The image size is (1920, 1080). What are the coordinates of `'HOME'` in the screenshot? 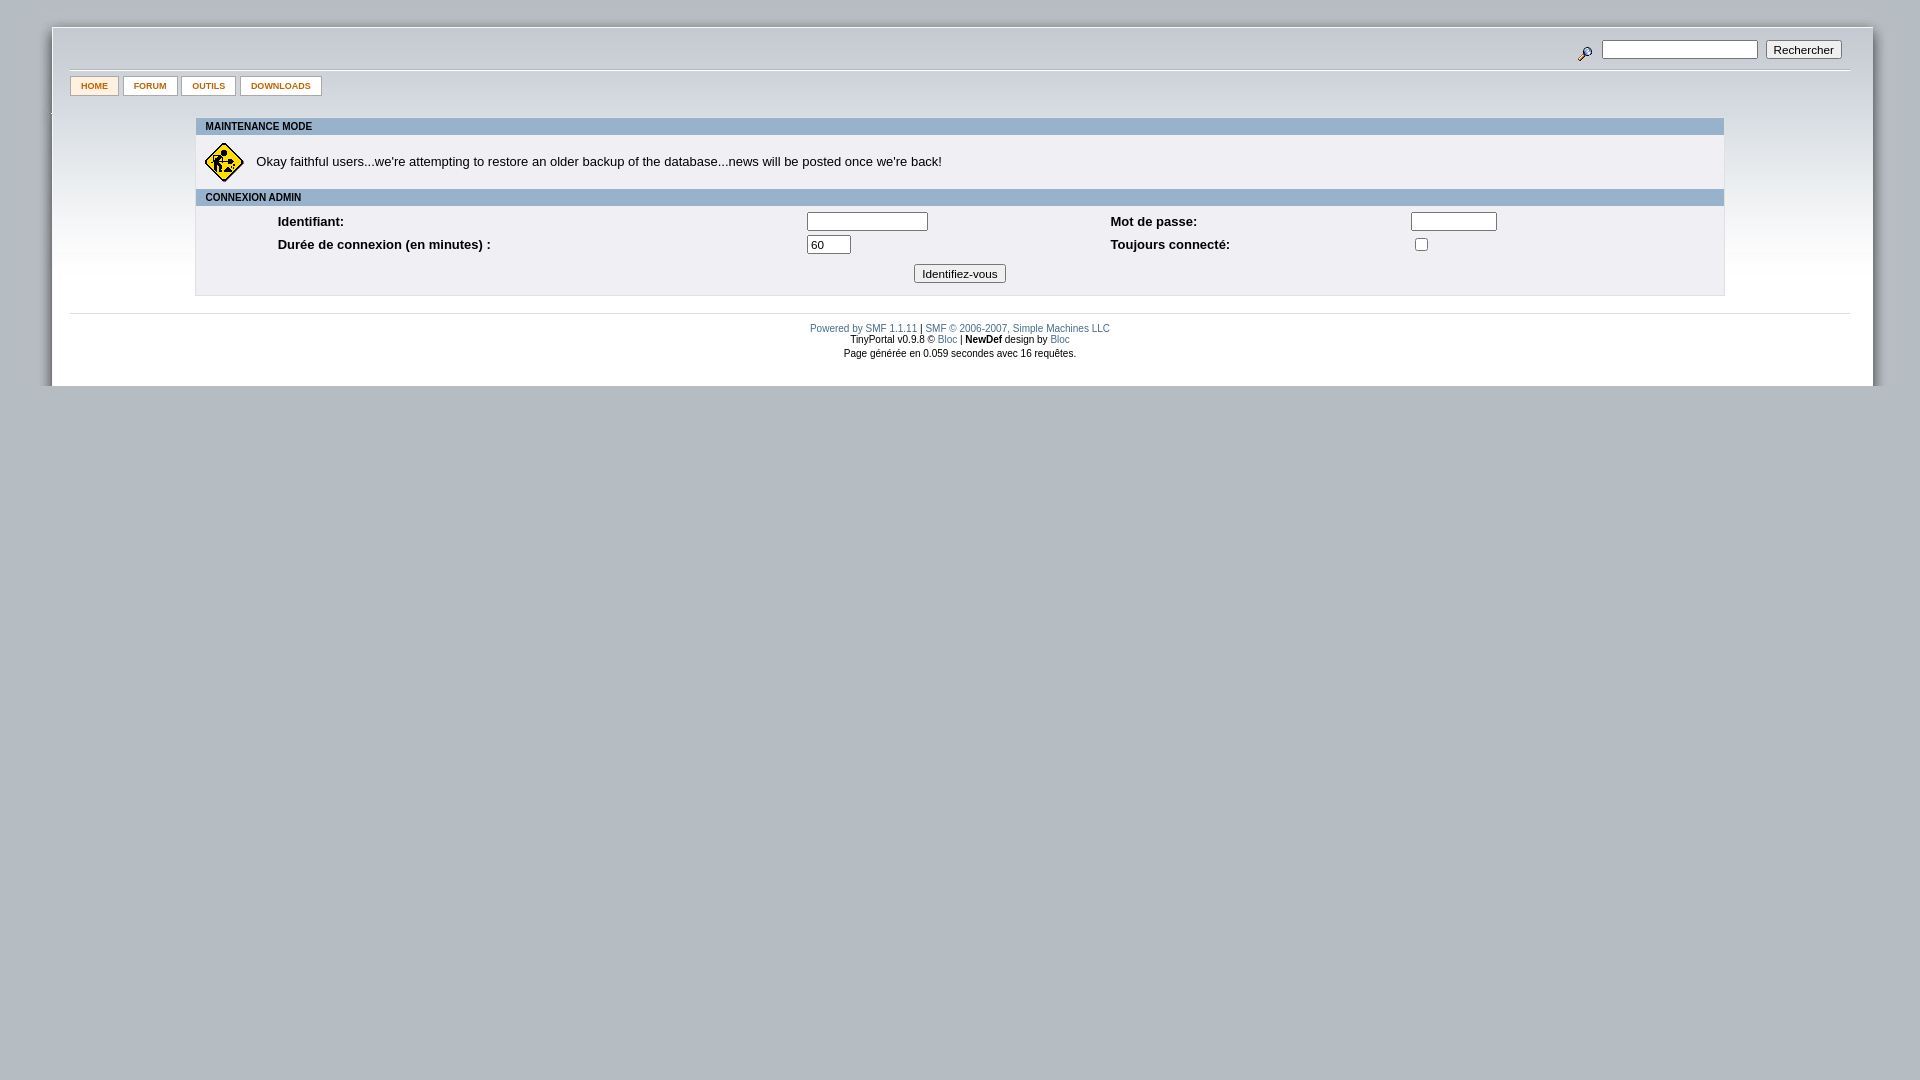 It's located at (93, 84).